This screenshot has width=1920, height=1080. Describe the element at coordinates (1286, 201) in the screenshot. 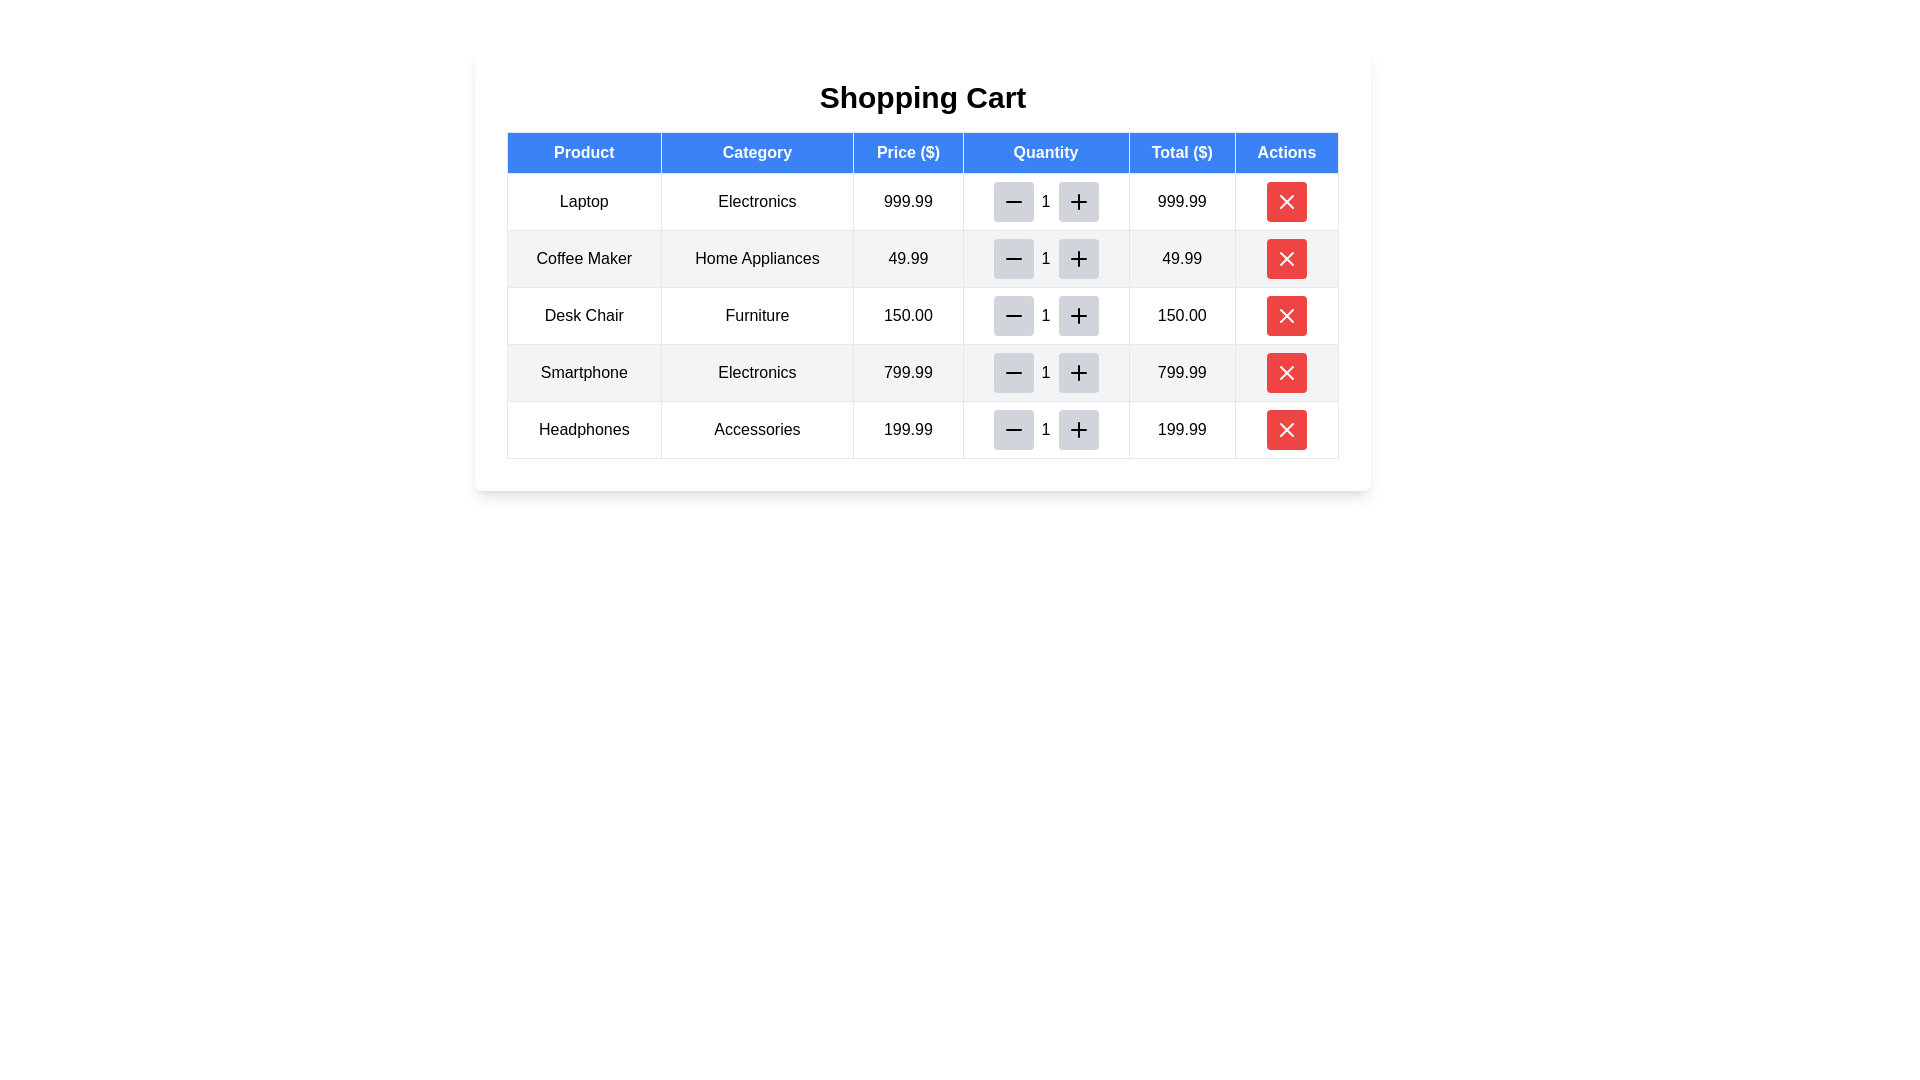

I see `the first red button in the 'Actions' column of the shopping cart table` at that location.